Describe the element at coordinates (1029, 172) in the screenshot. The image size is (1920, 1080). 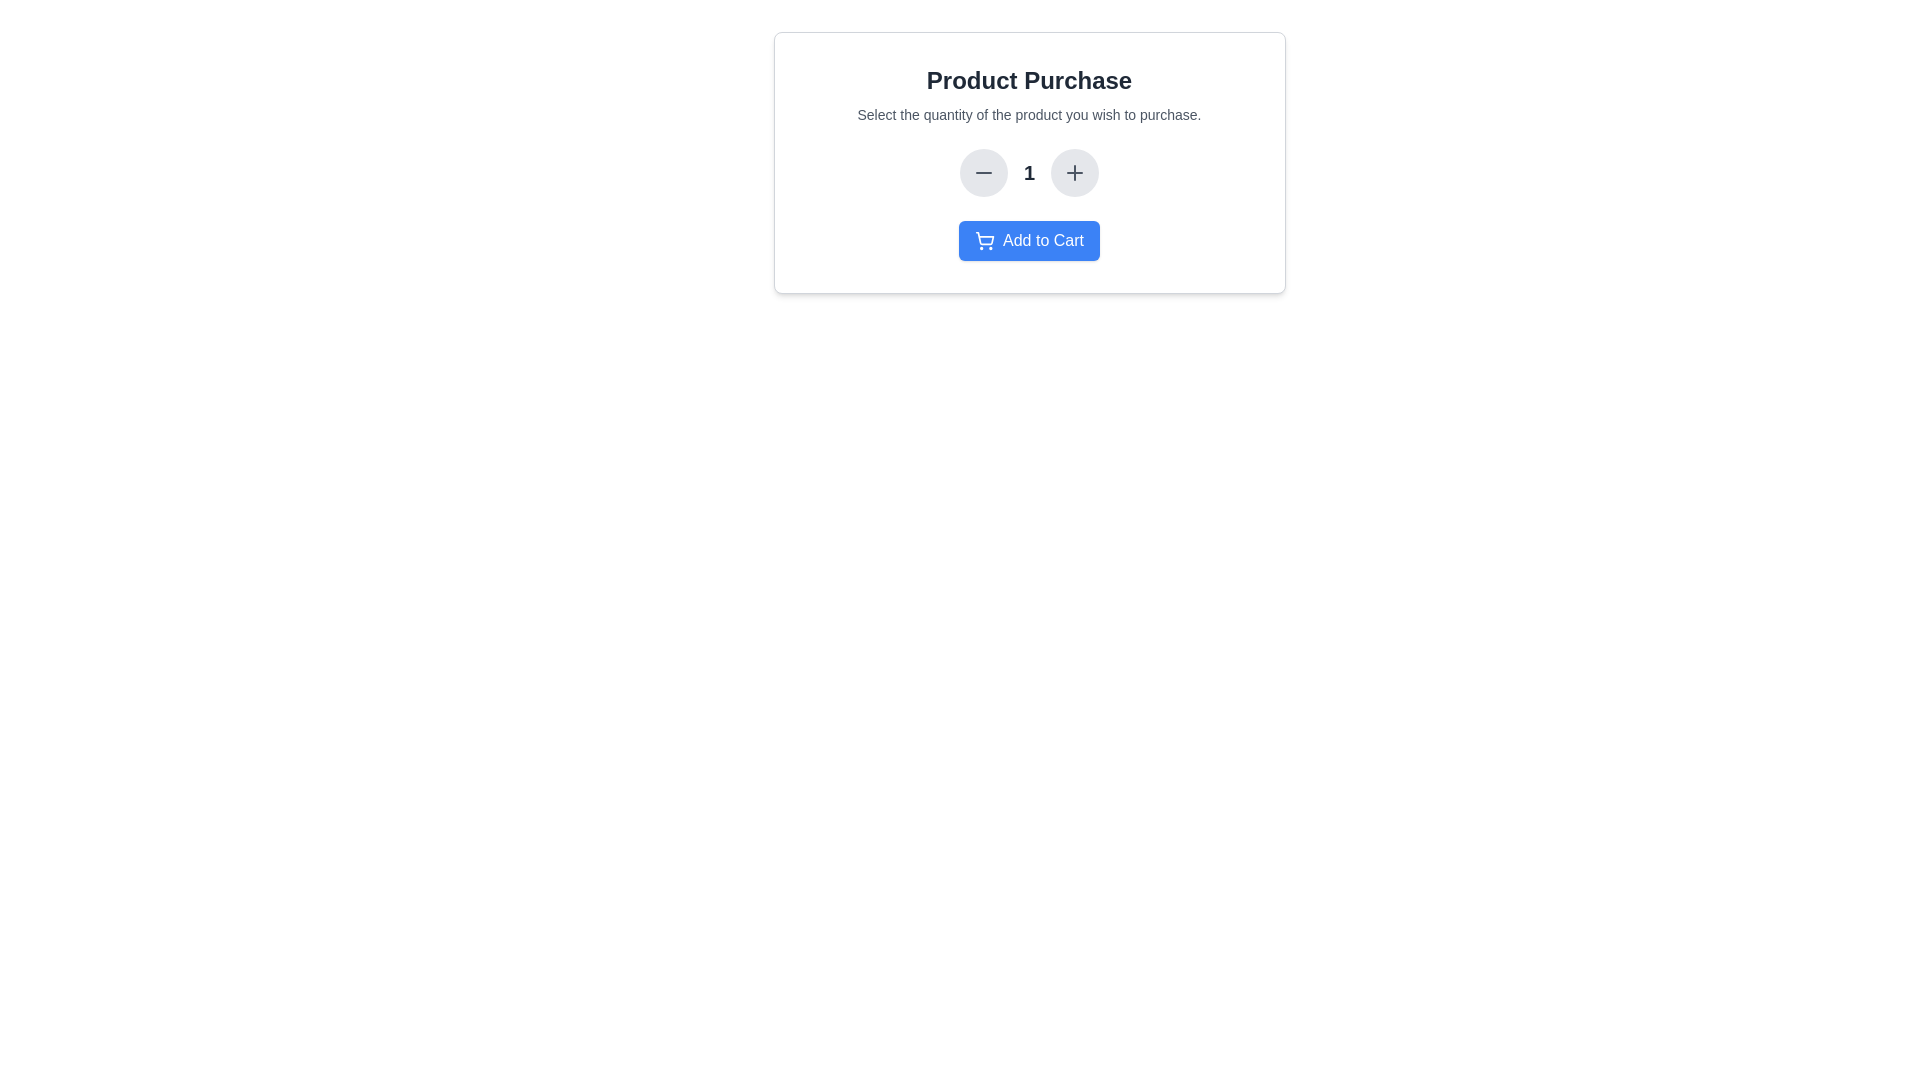
I see `the numeric display showing the value '1', which is styled with a bold font and positioned between two circular buttons for quantity selection` at that location.